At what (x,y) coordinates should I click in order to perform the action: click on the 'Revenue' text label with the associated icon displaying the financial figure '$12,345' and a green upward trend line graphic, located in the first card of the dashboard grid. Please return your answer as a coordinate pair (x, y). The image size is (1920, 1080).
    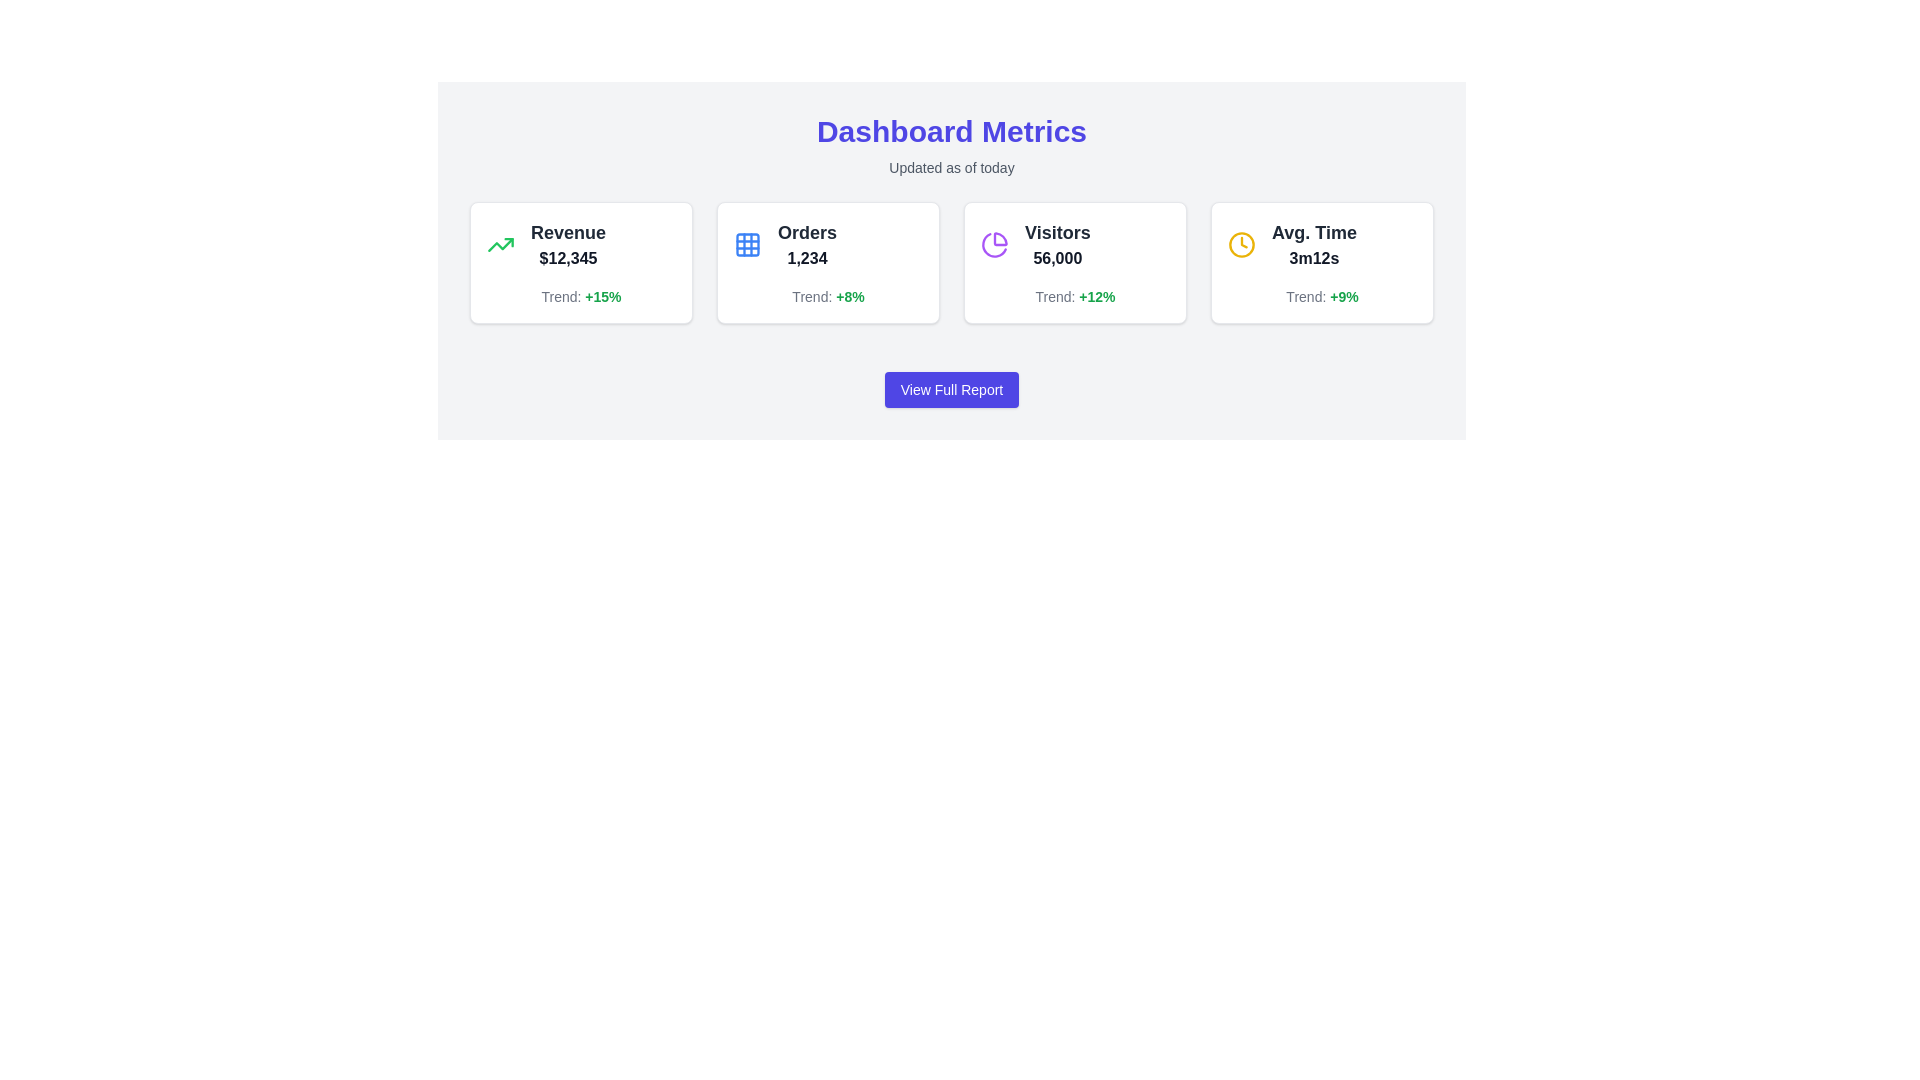
    Looking at the image, I should click on (580, 244).